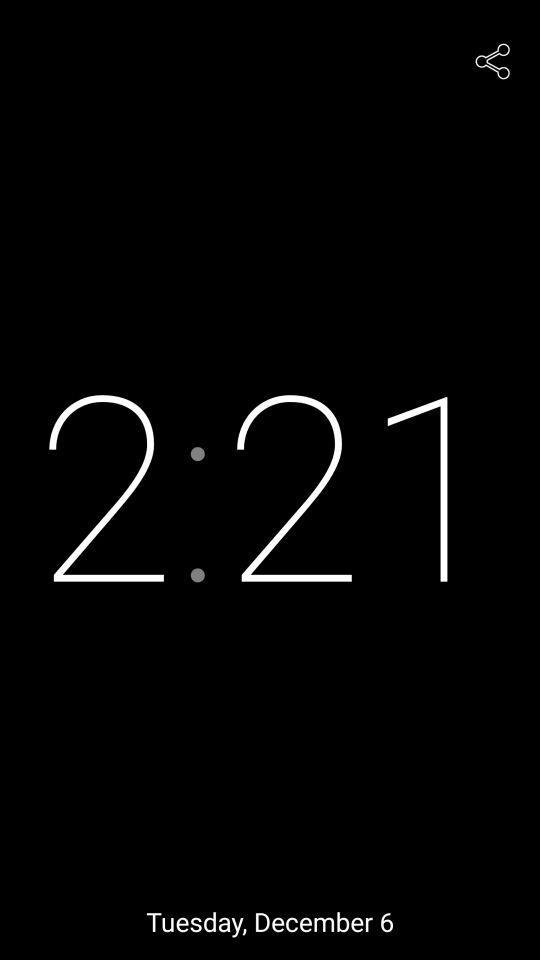 This screenshot has width=540, height=960. What do you see at coordinates (491, 59) in the screenshot?
I see `the share icon` at bounding box center [491, 59].